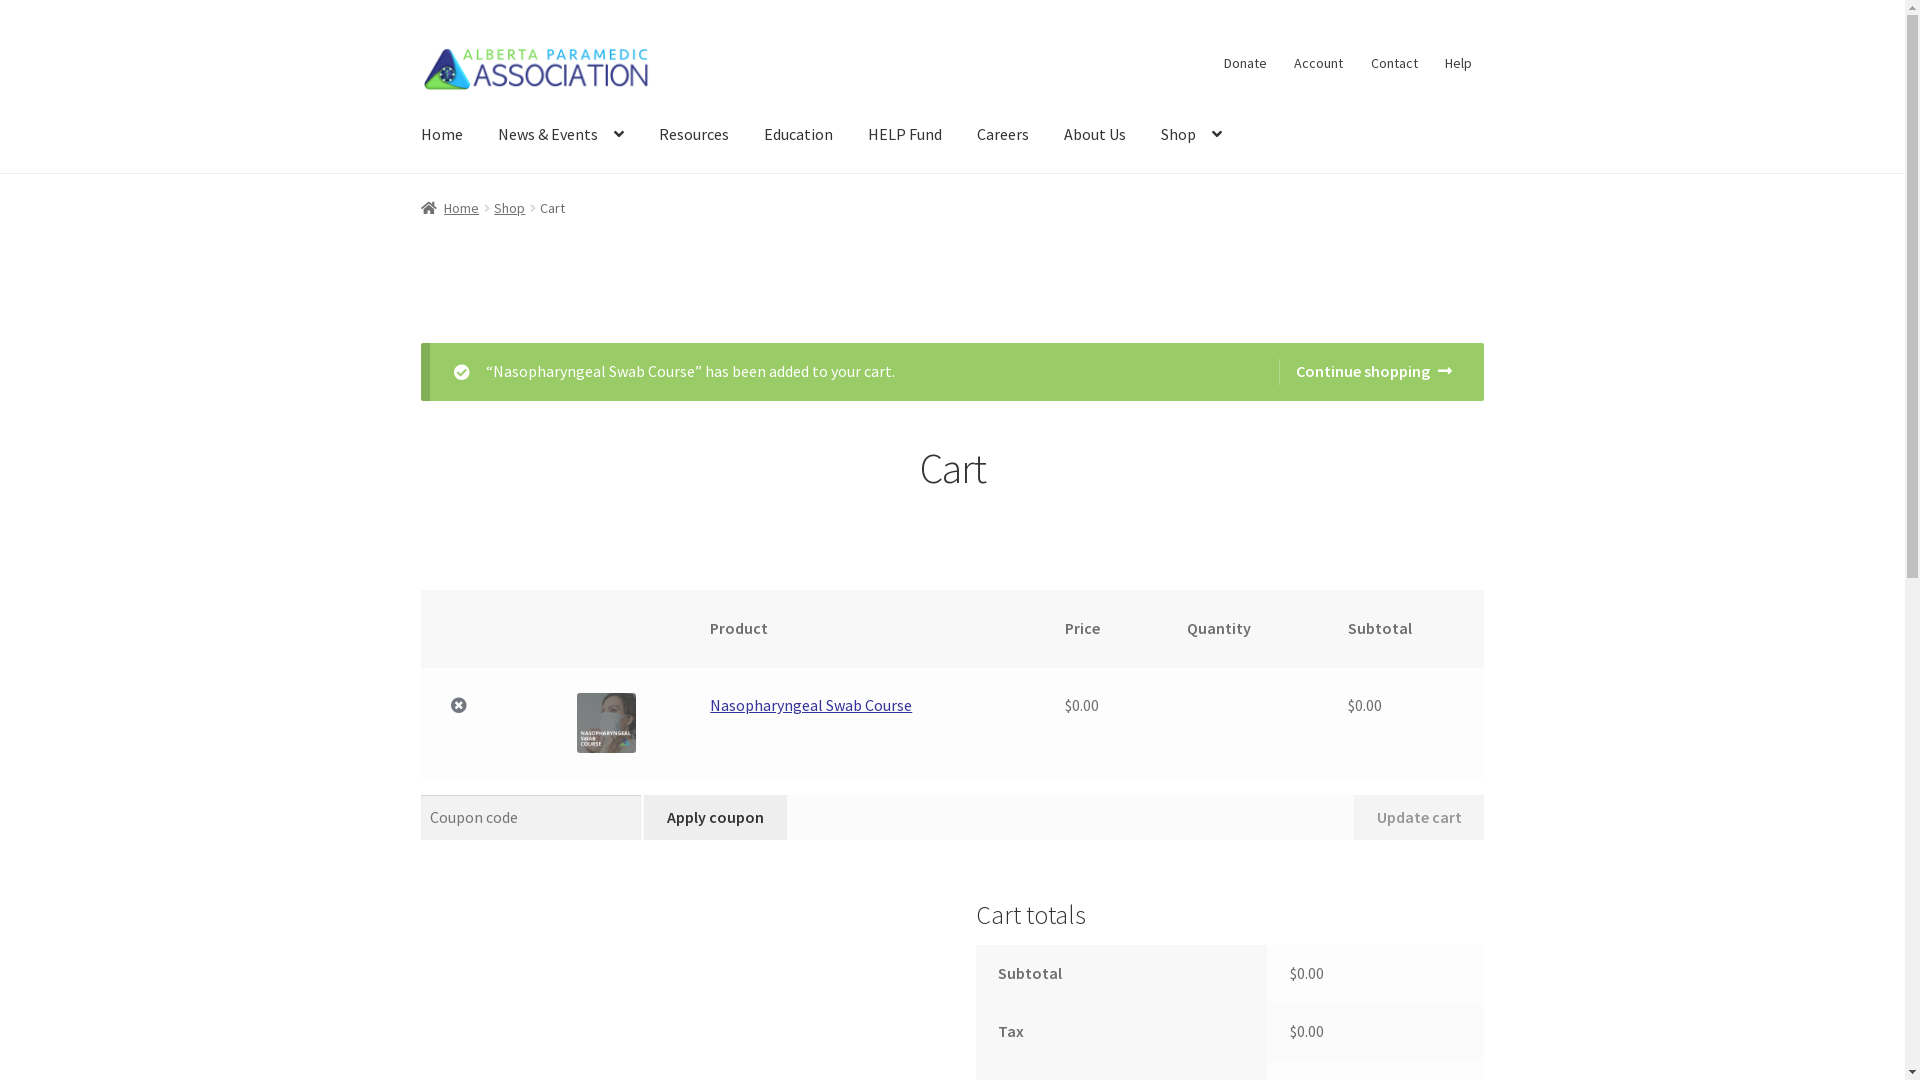  I want to click on 'Help', so click(1432, 61).